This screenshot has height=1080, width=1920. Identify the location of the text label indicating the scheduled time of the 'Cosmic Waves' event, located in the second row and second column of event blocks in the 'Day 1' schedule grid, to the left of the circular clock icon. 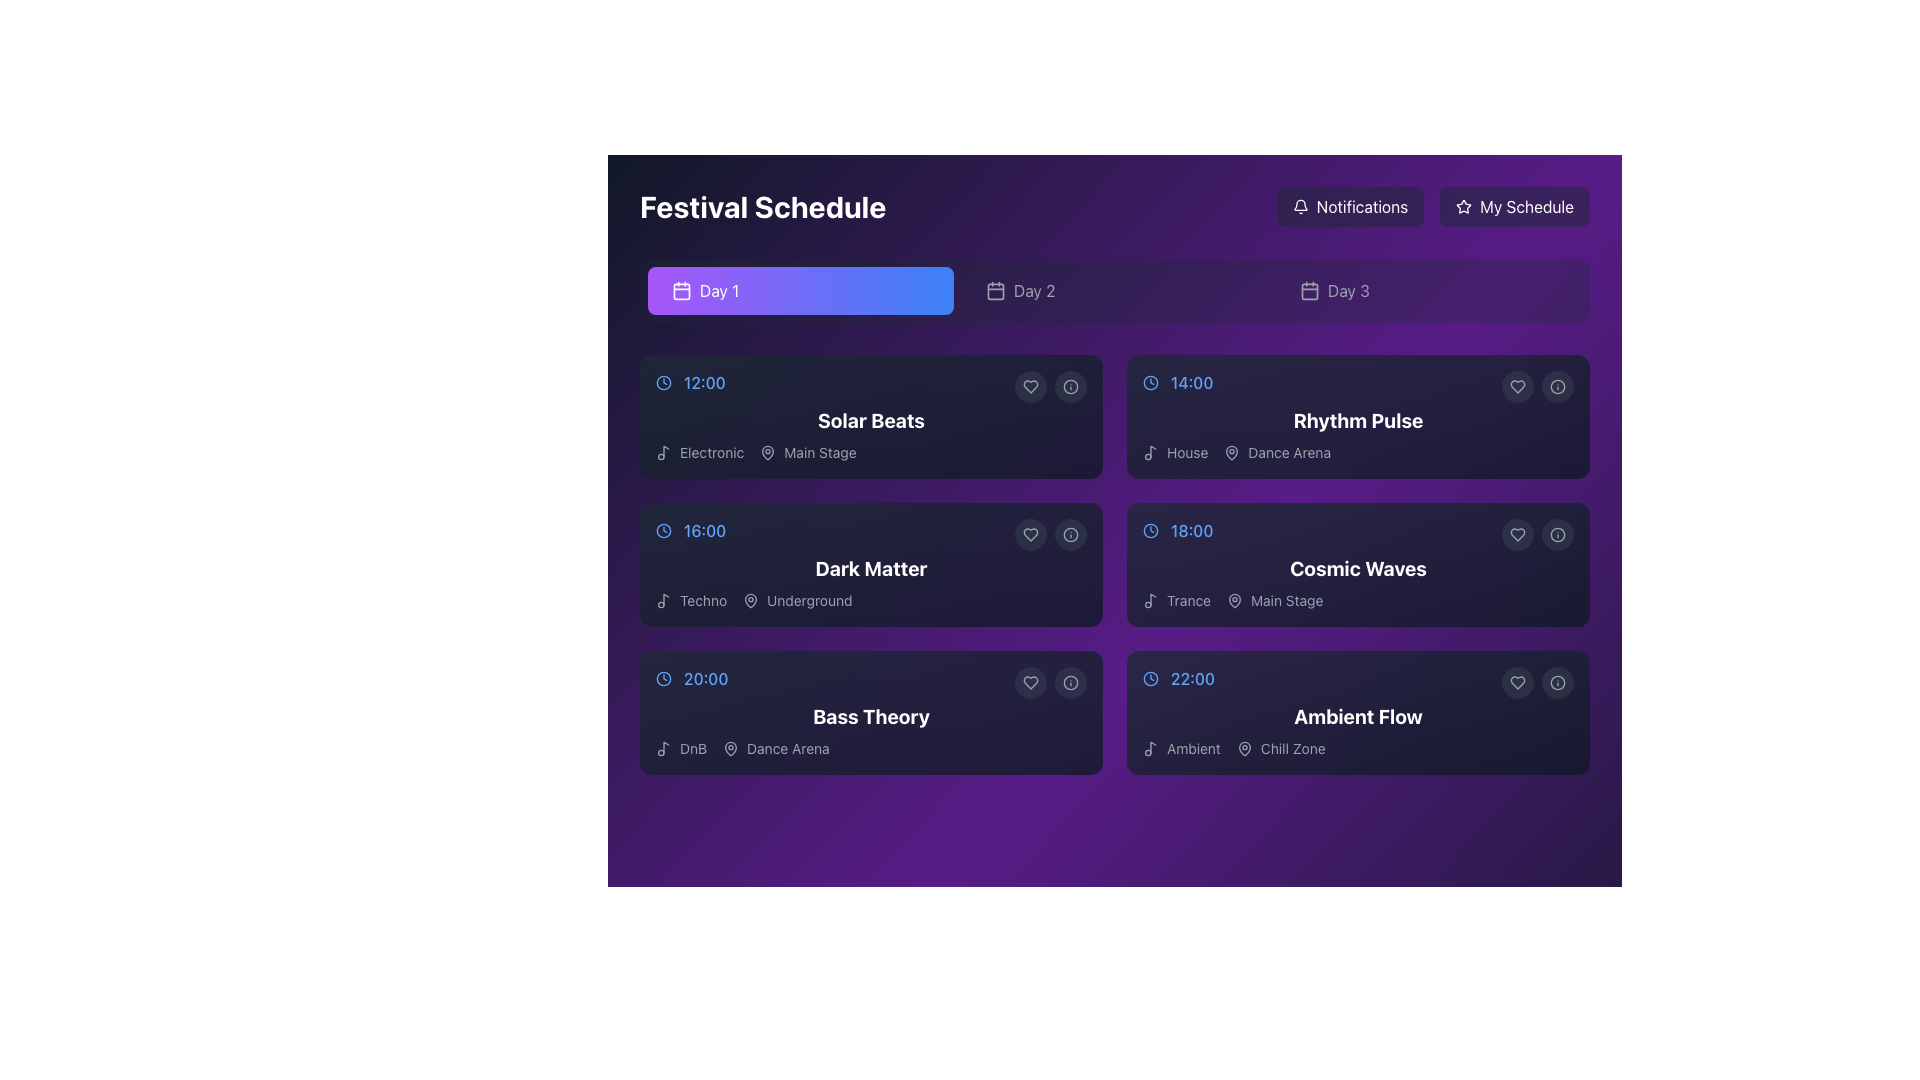
(1192, 530).